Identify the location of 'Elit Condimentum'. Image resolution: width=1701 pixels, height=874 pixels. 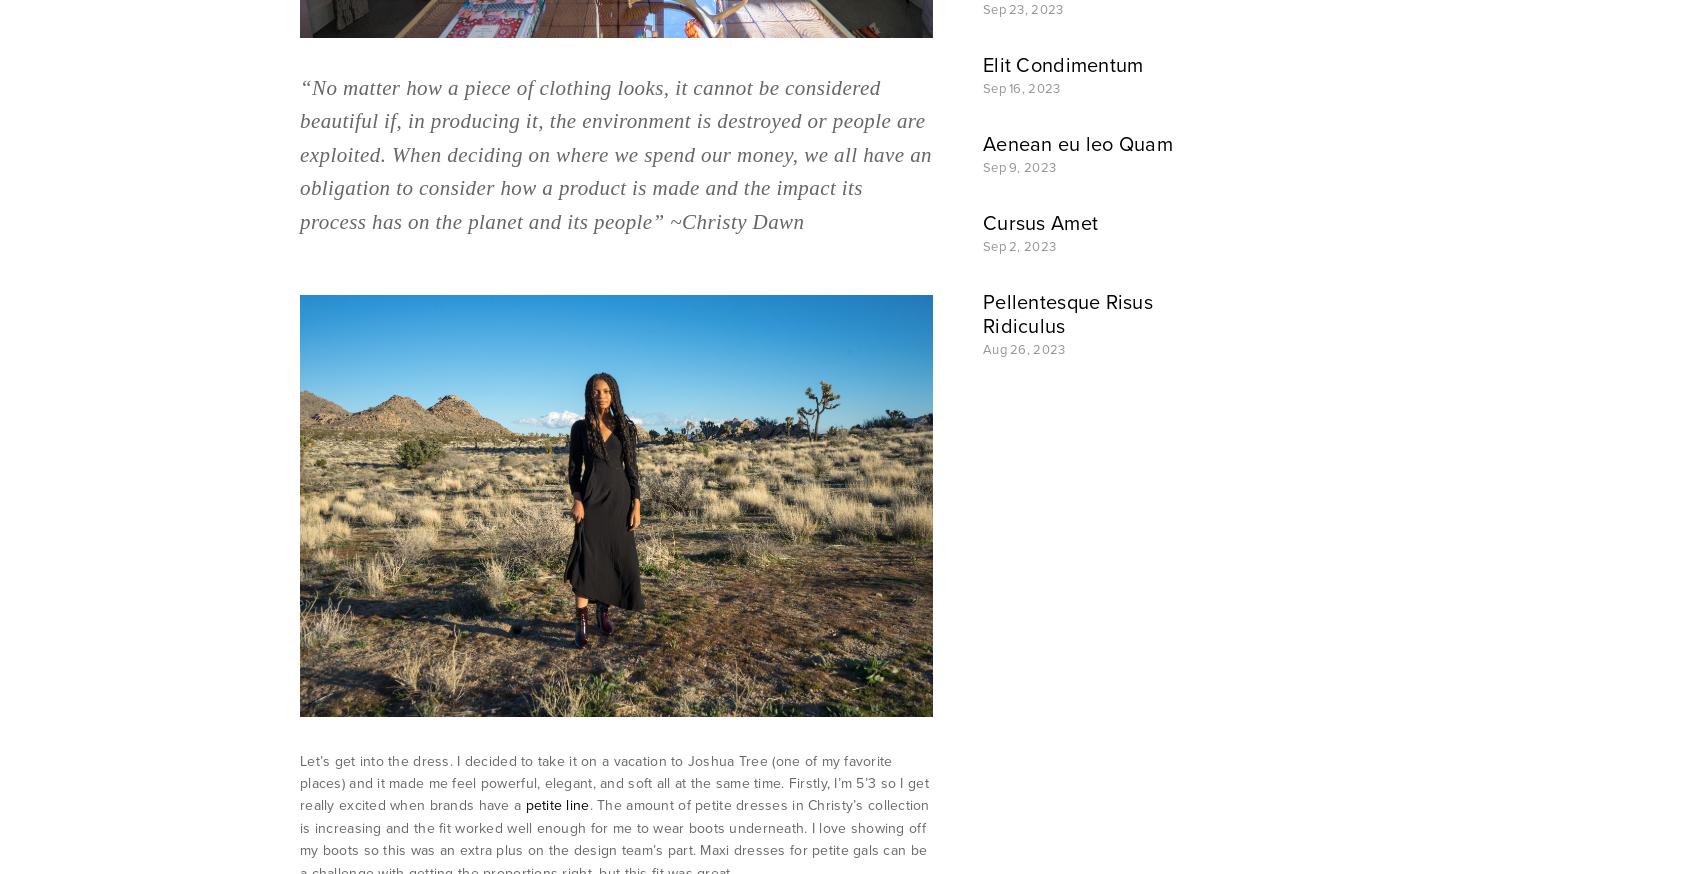
(1062, 62).